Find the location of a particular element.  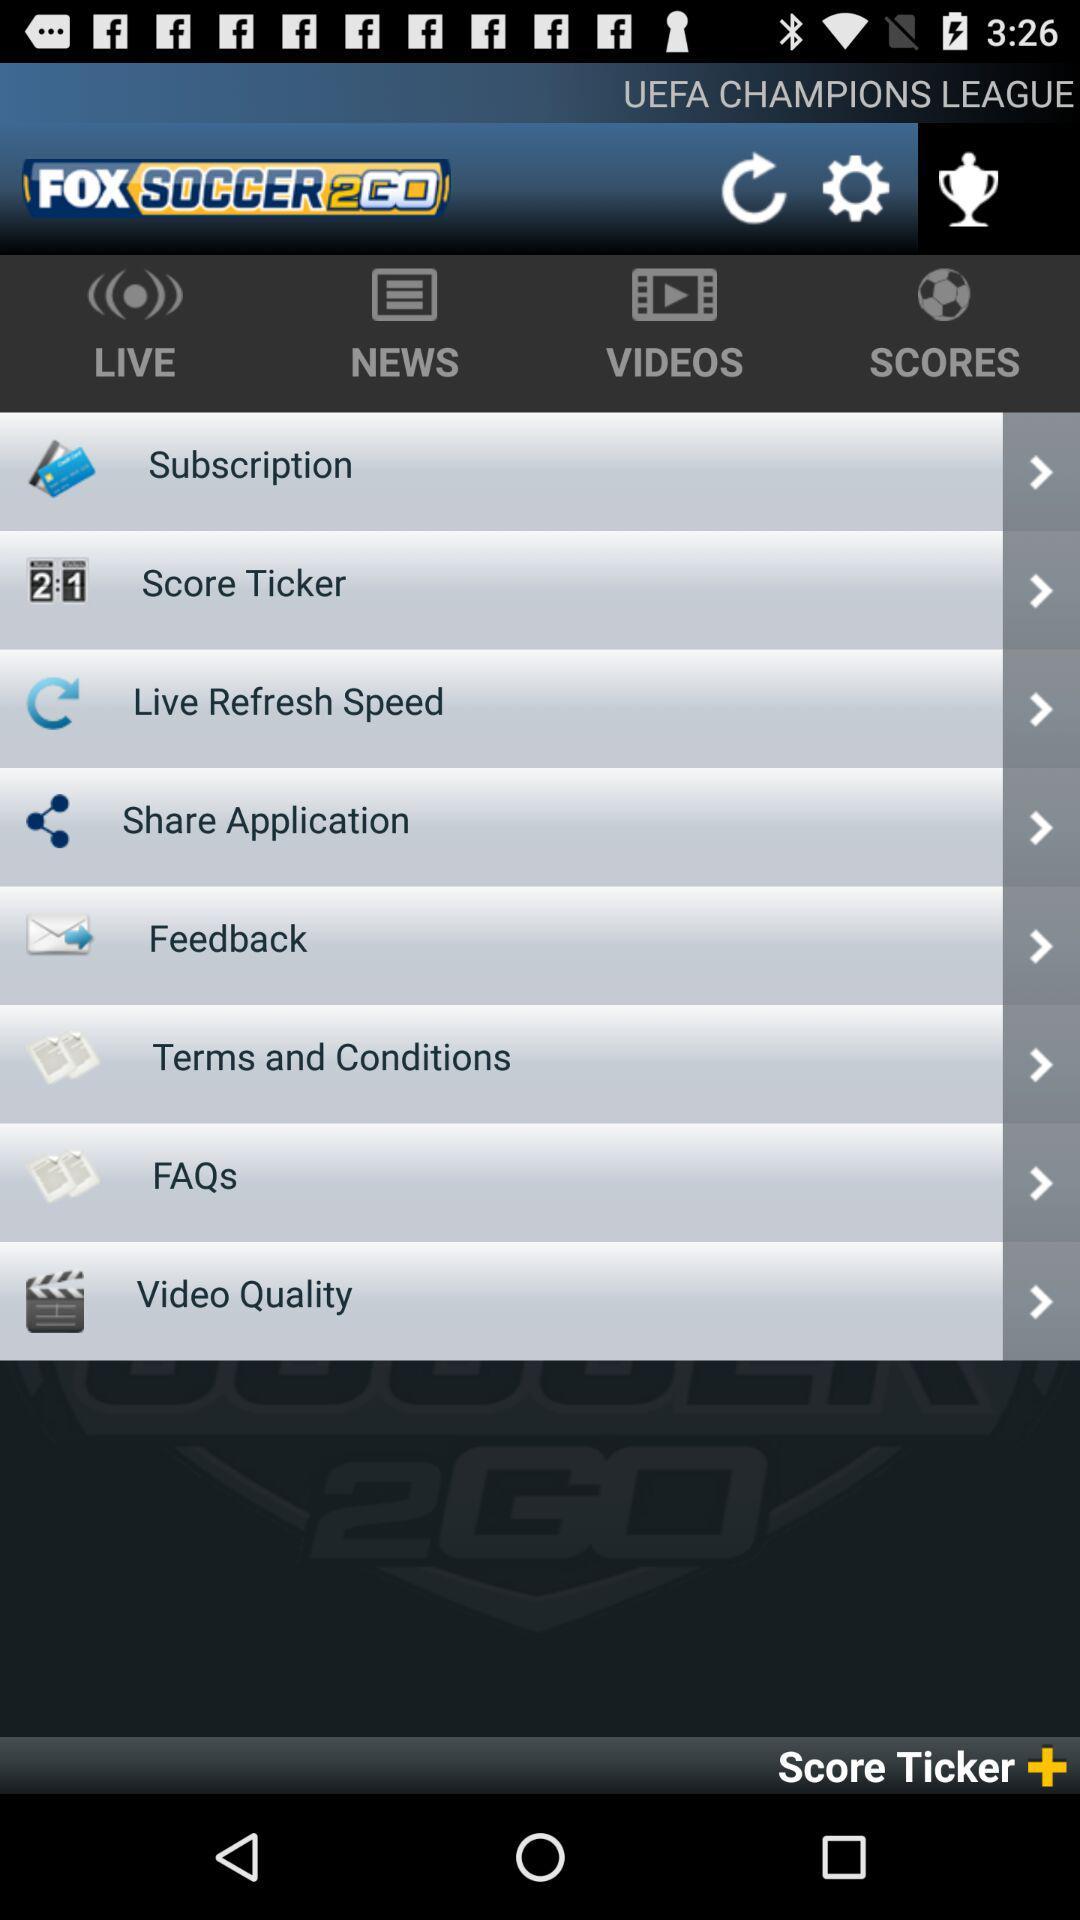

item below score ticker item is located at coordinates (288, 700).